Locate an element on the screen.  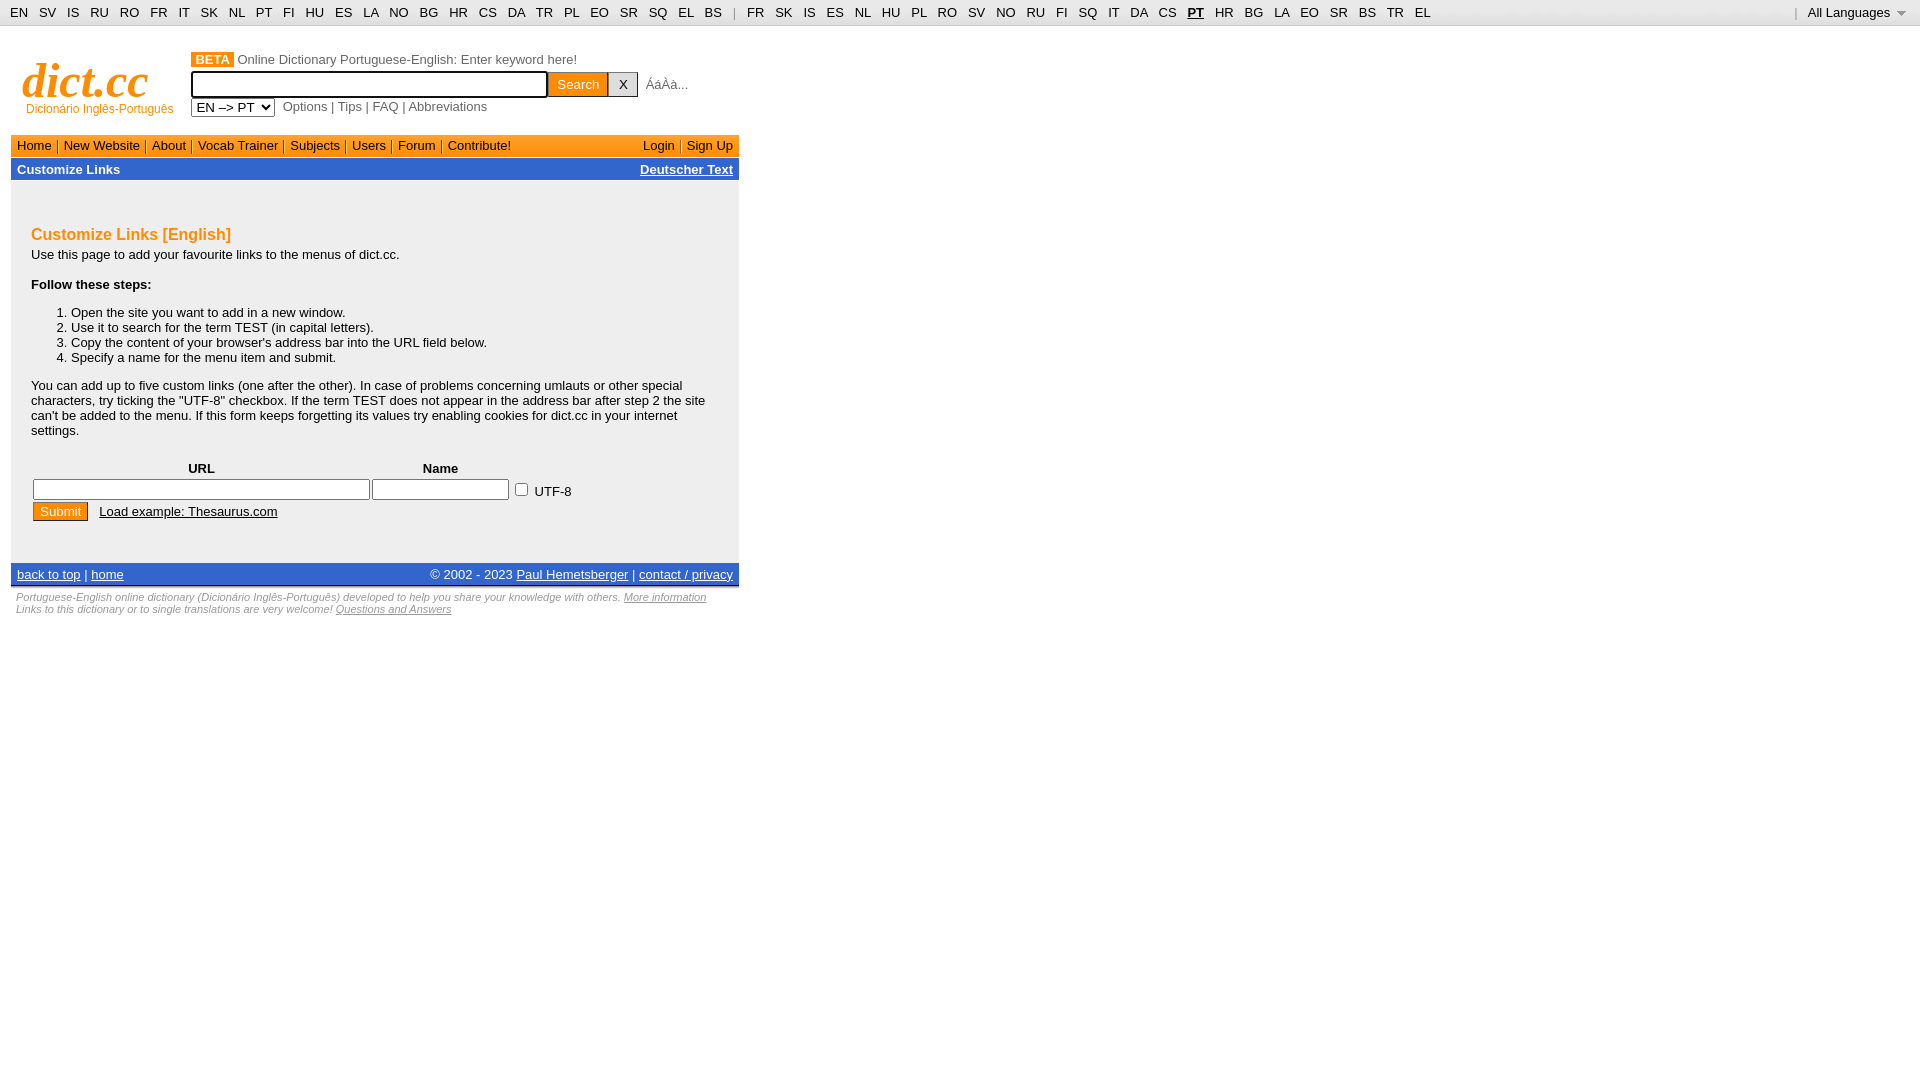
'All Languages ' is located at coordinates (1808, 12).